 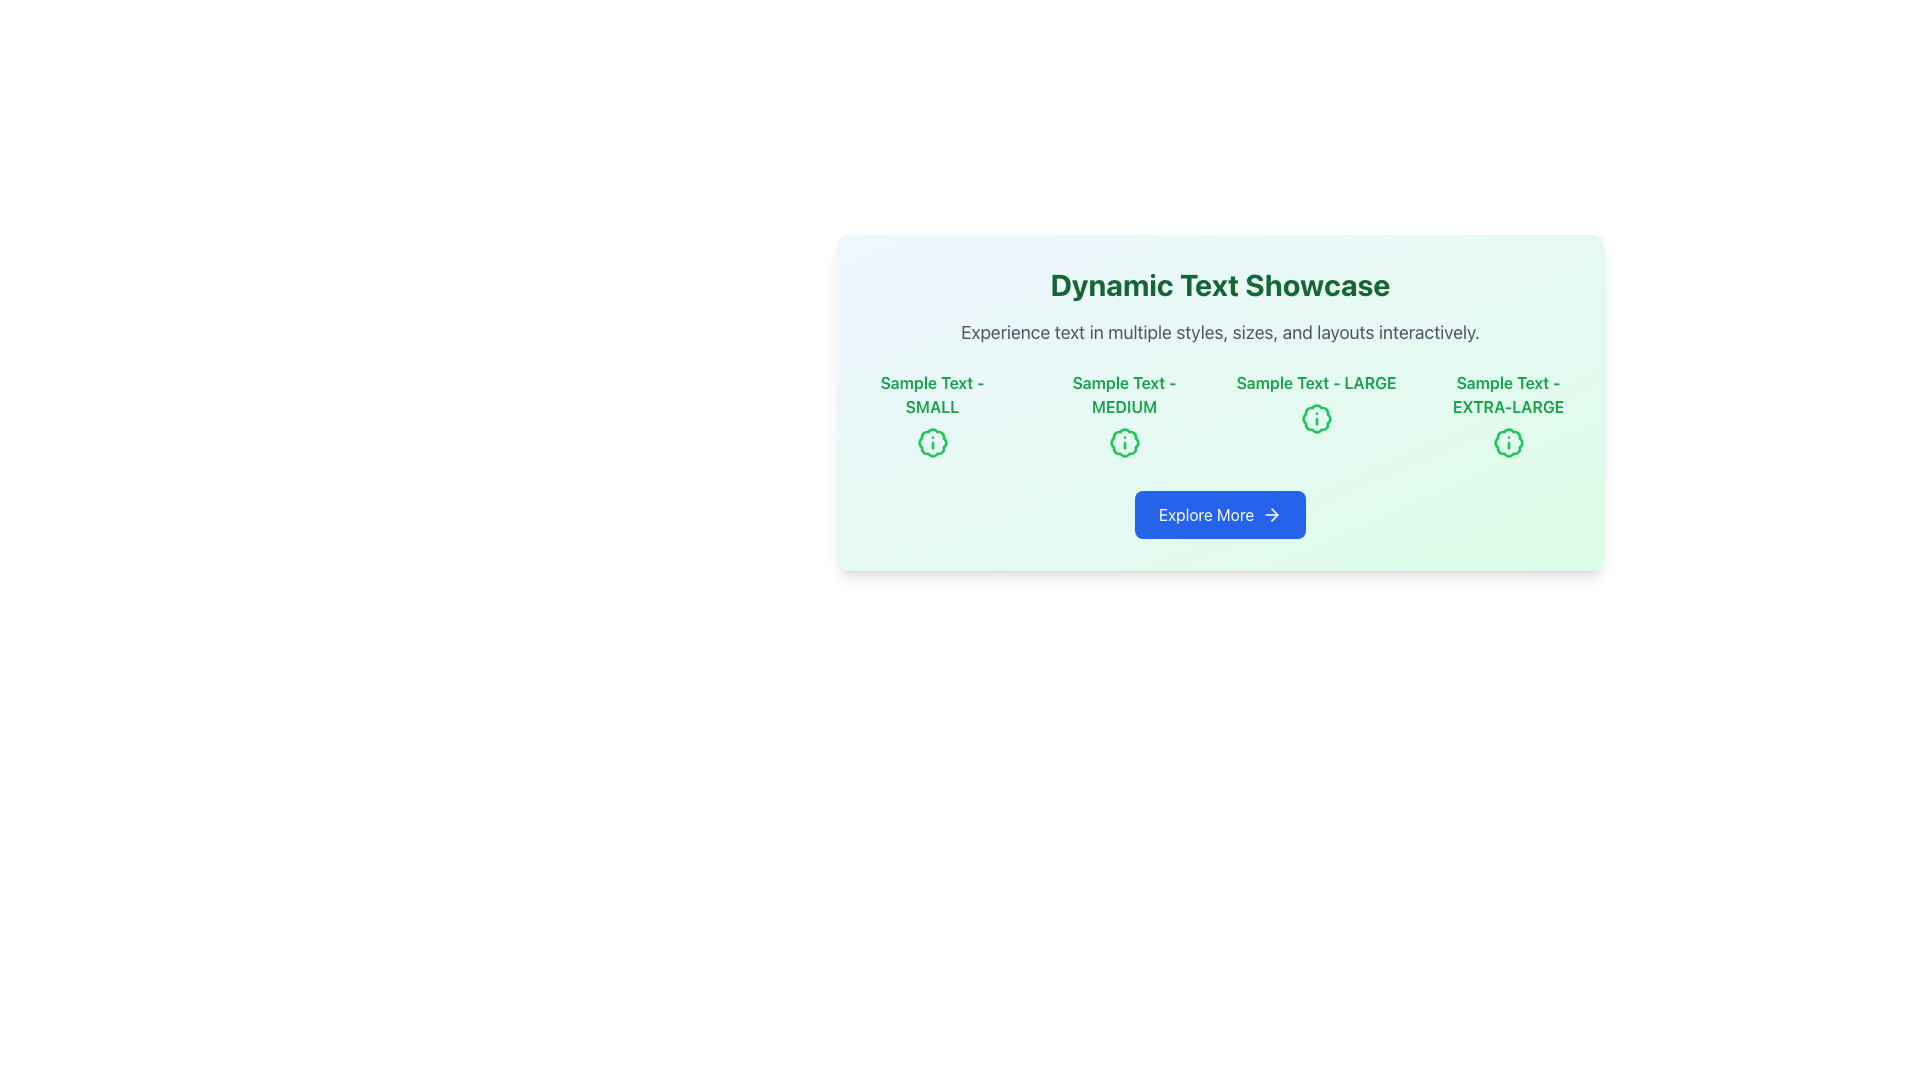 I want to click on the circular icon with a green border and central green dot, which is the third icon in a horizontal row of four, located below the heading 'Dynamic Text Showcase', so click(x=1316, y=418).